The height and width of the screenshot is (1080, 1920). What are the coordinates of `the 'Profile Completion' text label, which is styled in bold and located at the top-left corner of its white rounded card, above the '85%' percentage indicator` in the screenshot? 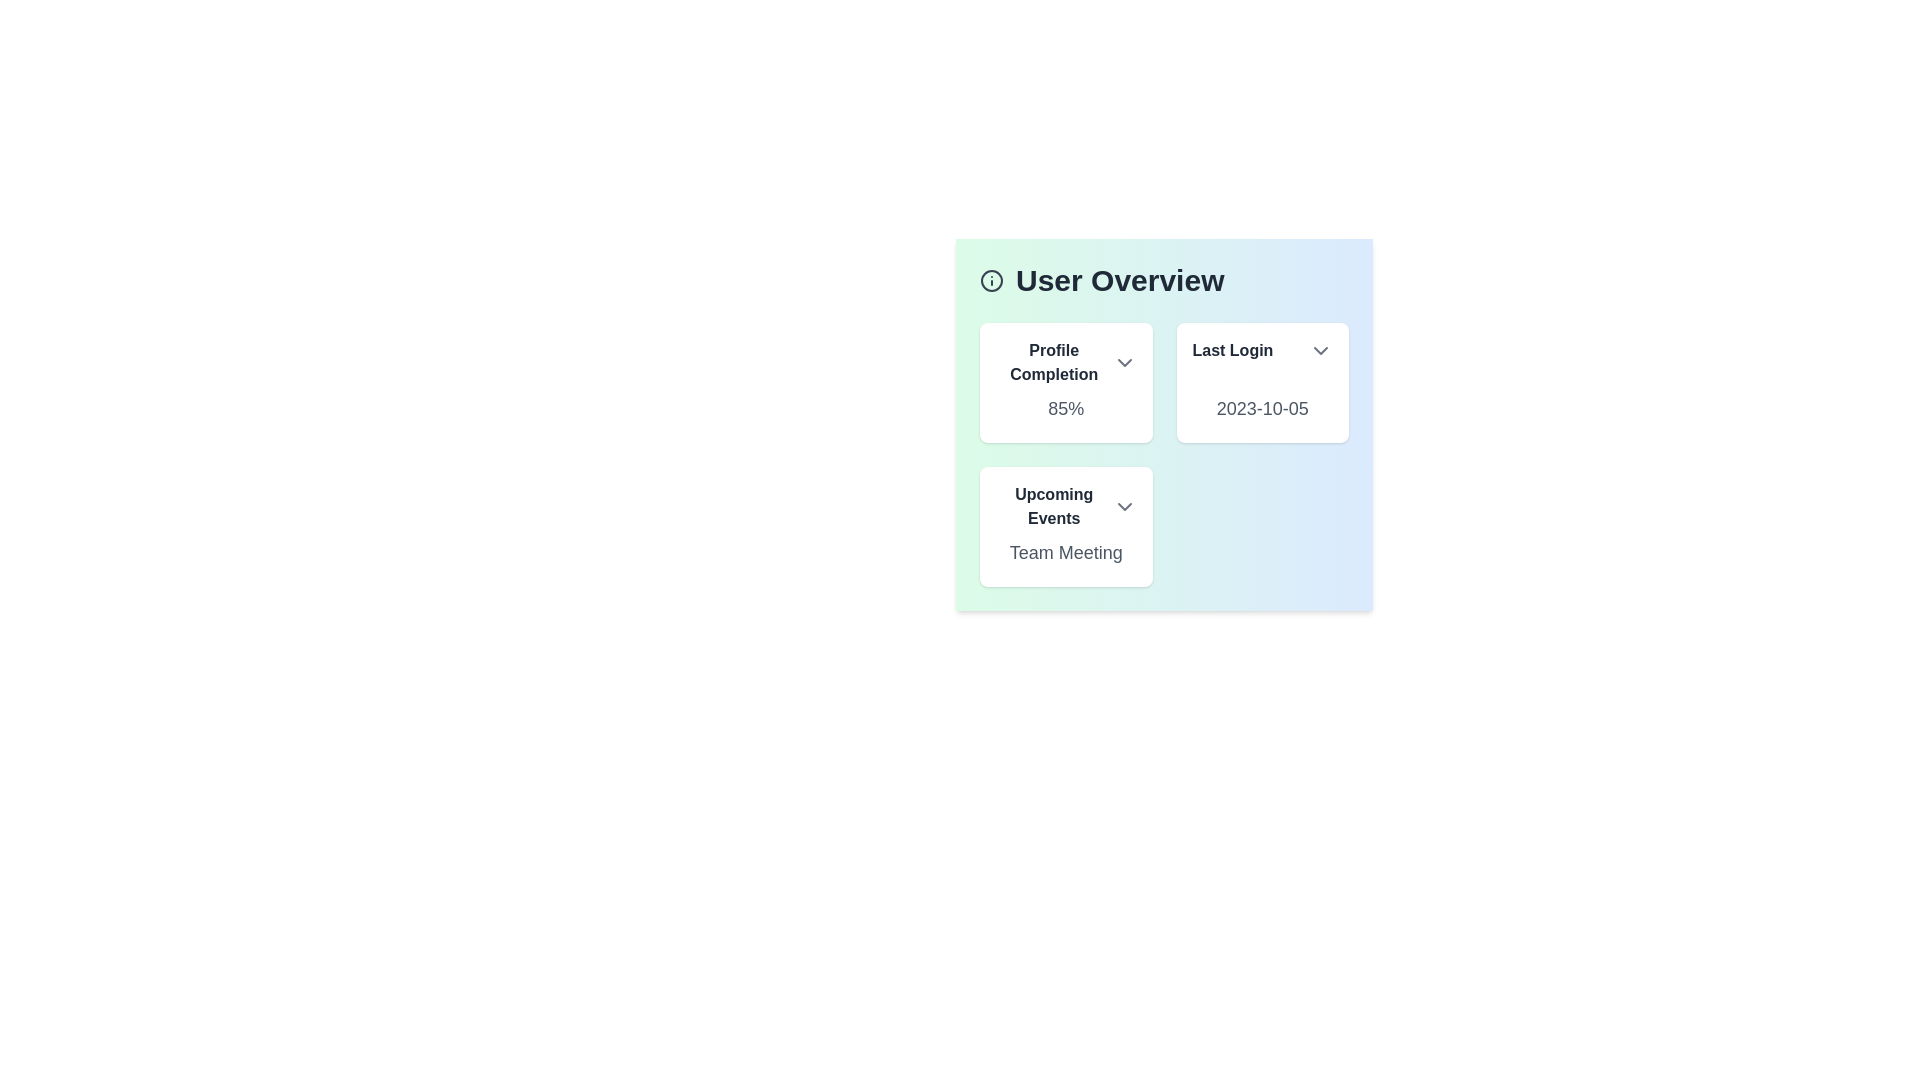 It's located at (1065, 362).